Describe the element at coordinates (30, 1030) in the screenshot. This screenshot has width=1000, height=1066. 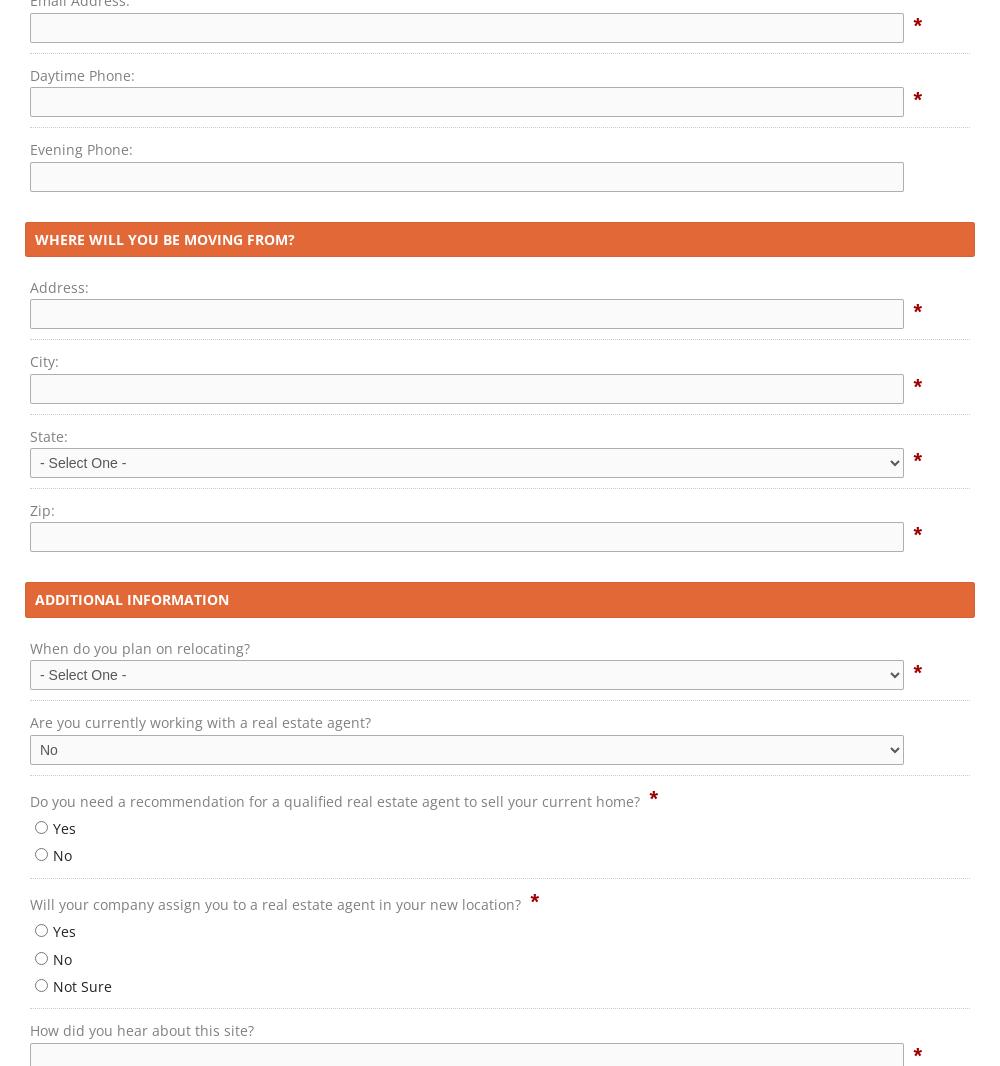
I see `'How did you hear about this site?'` at that location.